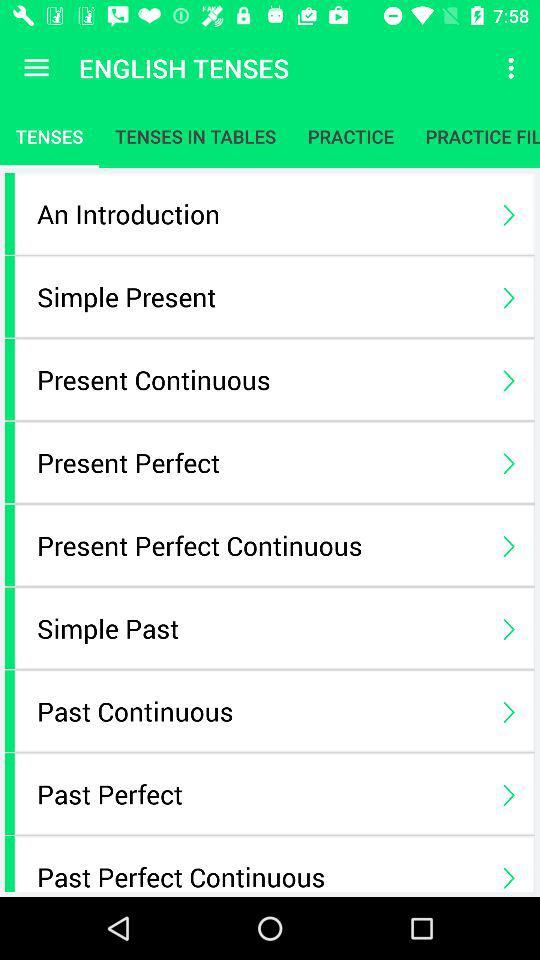  What do you see at coordinates (259, 295) in the screenshot?
I see `the item below an introduction icon` at bounding box center [259, 295].